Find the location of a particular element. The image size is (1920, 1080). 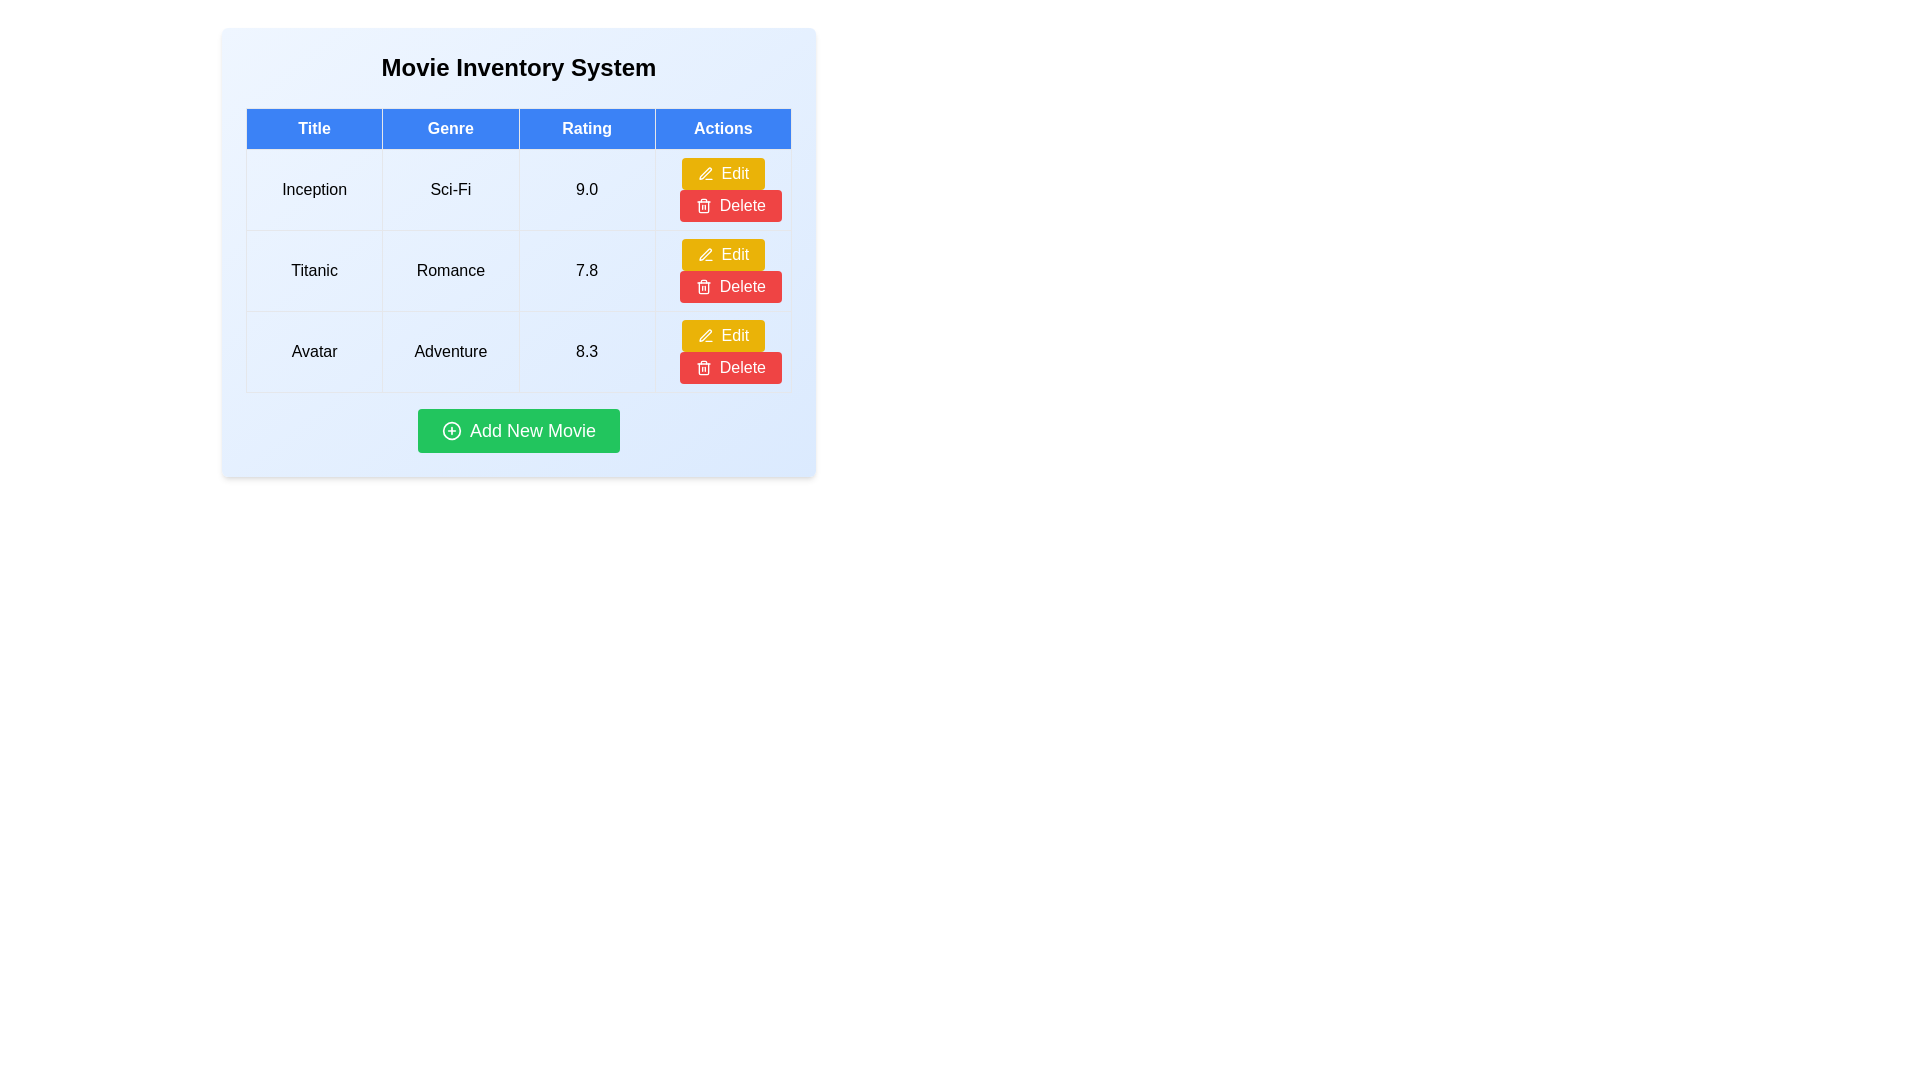

the trash-can icon with a red background located in the 'Actions' column of the third row is located at coordinates (703, 205).